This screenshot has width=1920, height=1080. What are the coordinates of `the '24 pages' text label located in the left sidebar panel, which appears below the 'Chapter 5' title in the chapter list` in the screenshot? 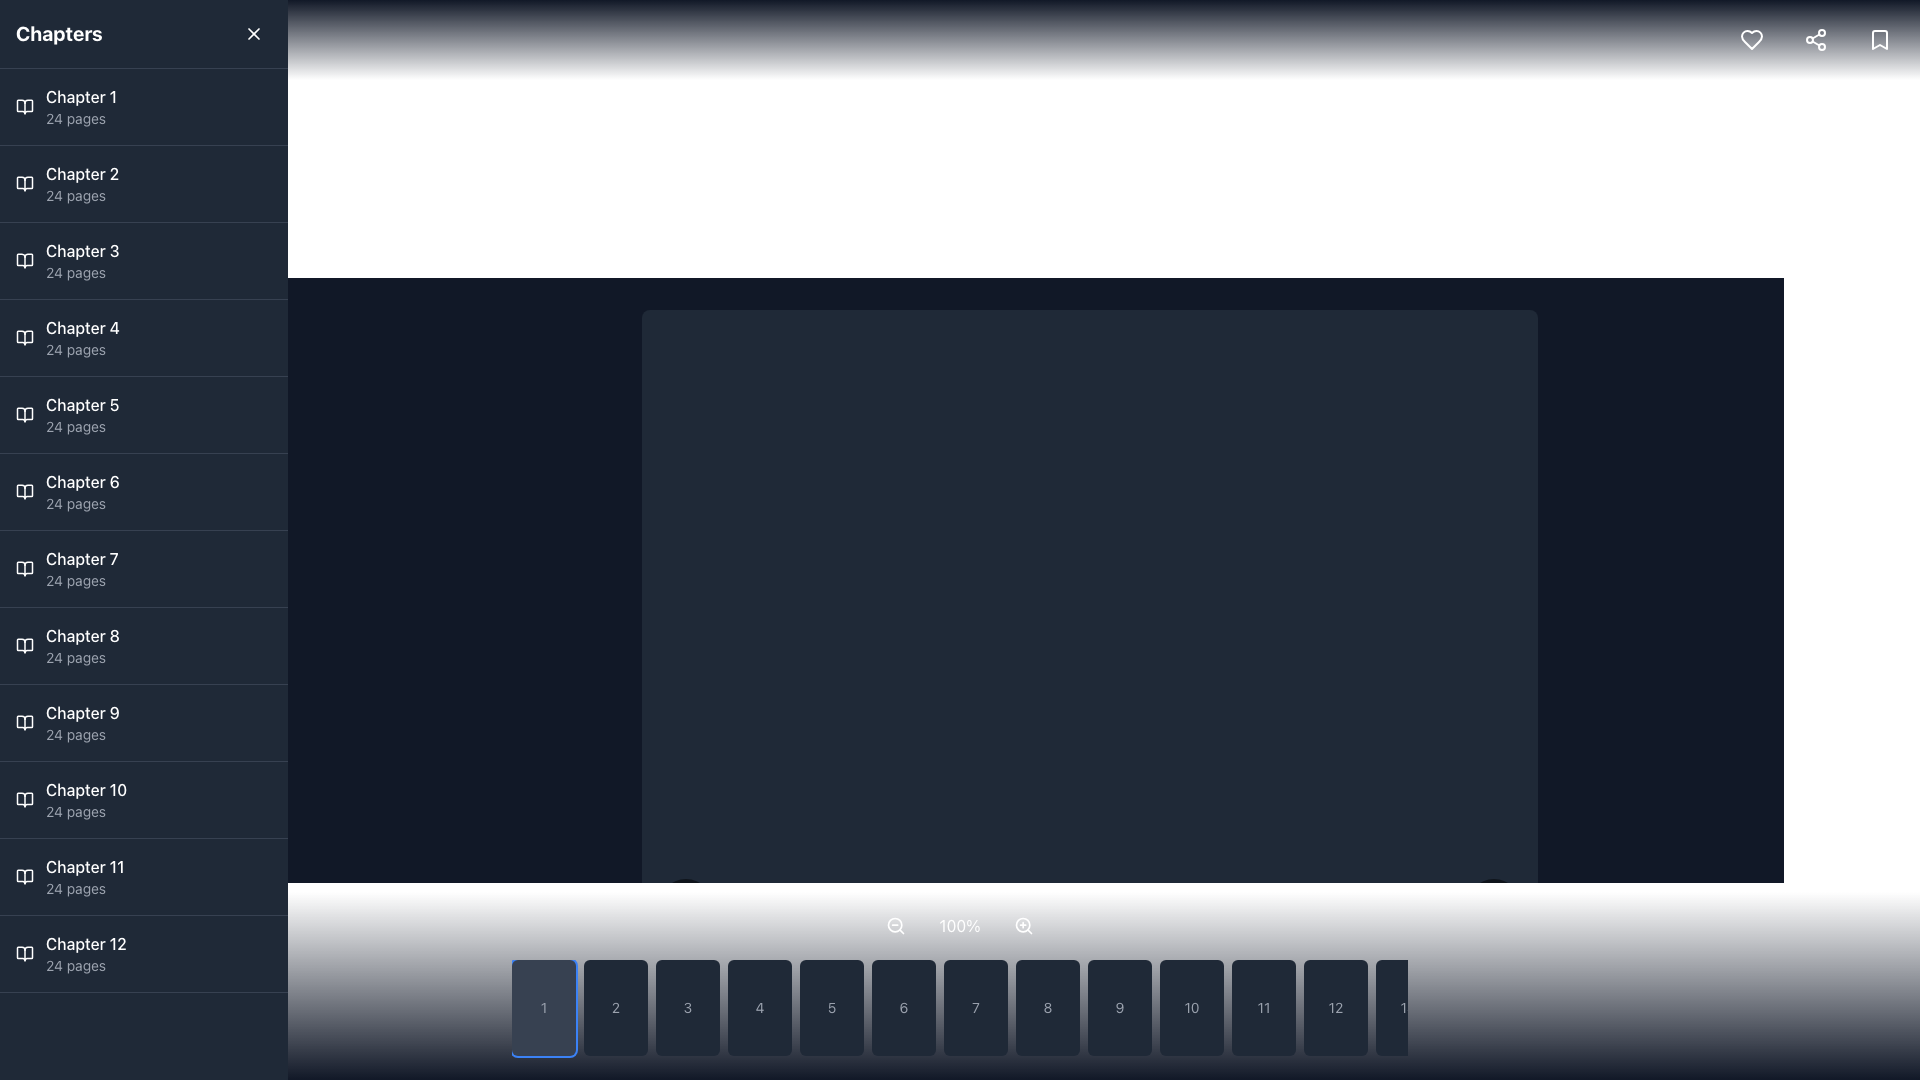 It's located at (81, 426).